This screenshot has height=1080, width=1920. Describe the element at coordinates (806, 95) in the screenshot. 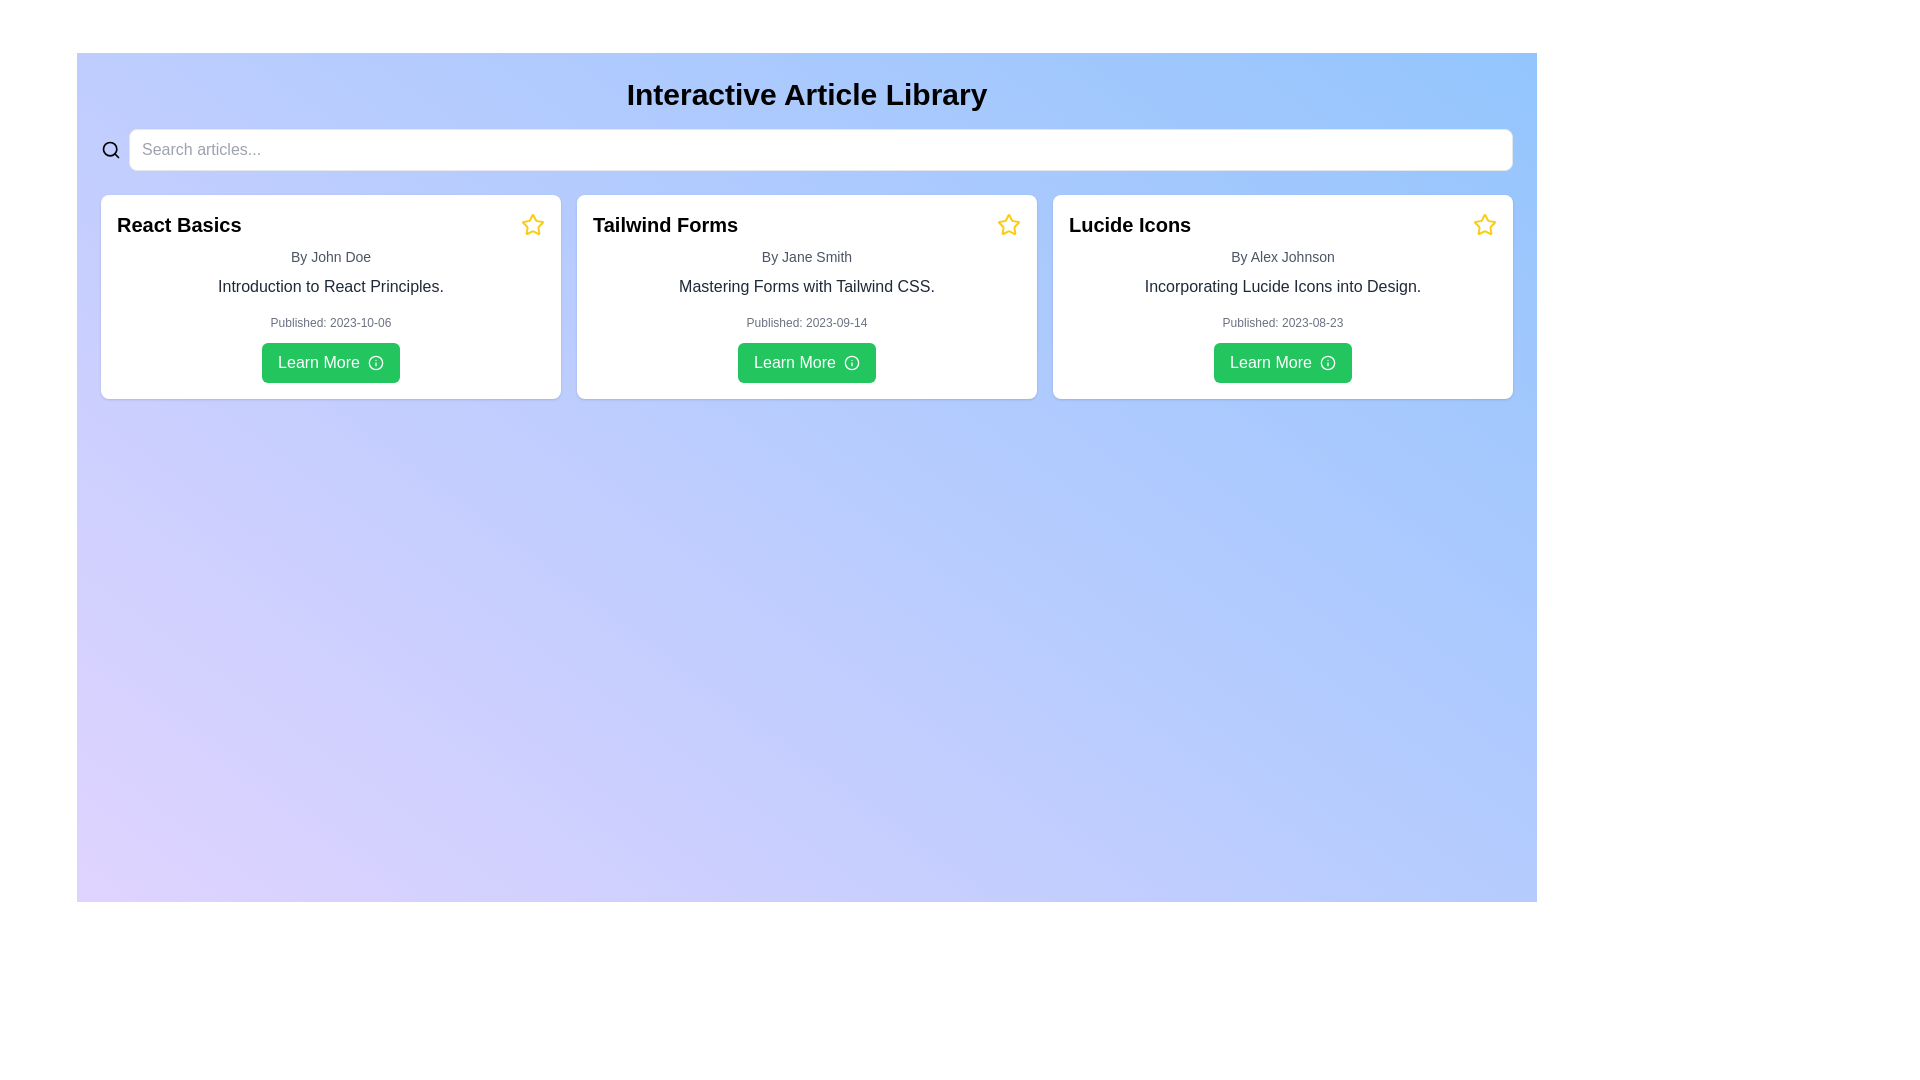

I see `the page header indicating the purpose of the interactive article library, located at the top-center of the interface` at that location.